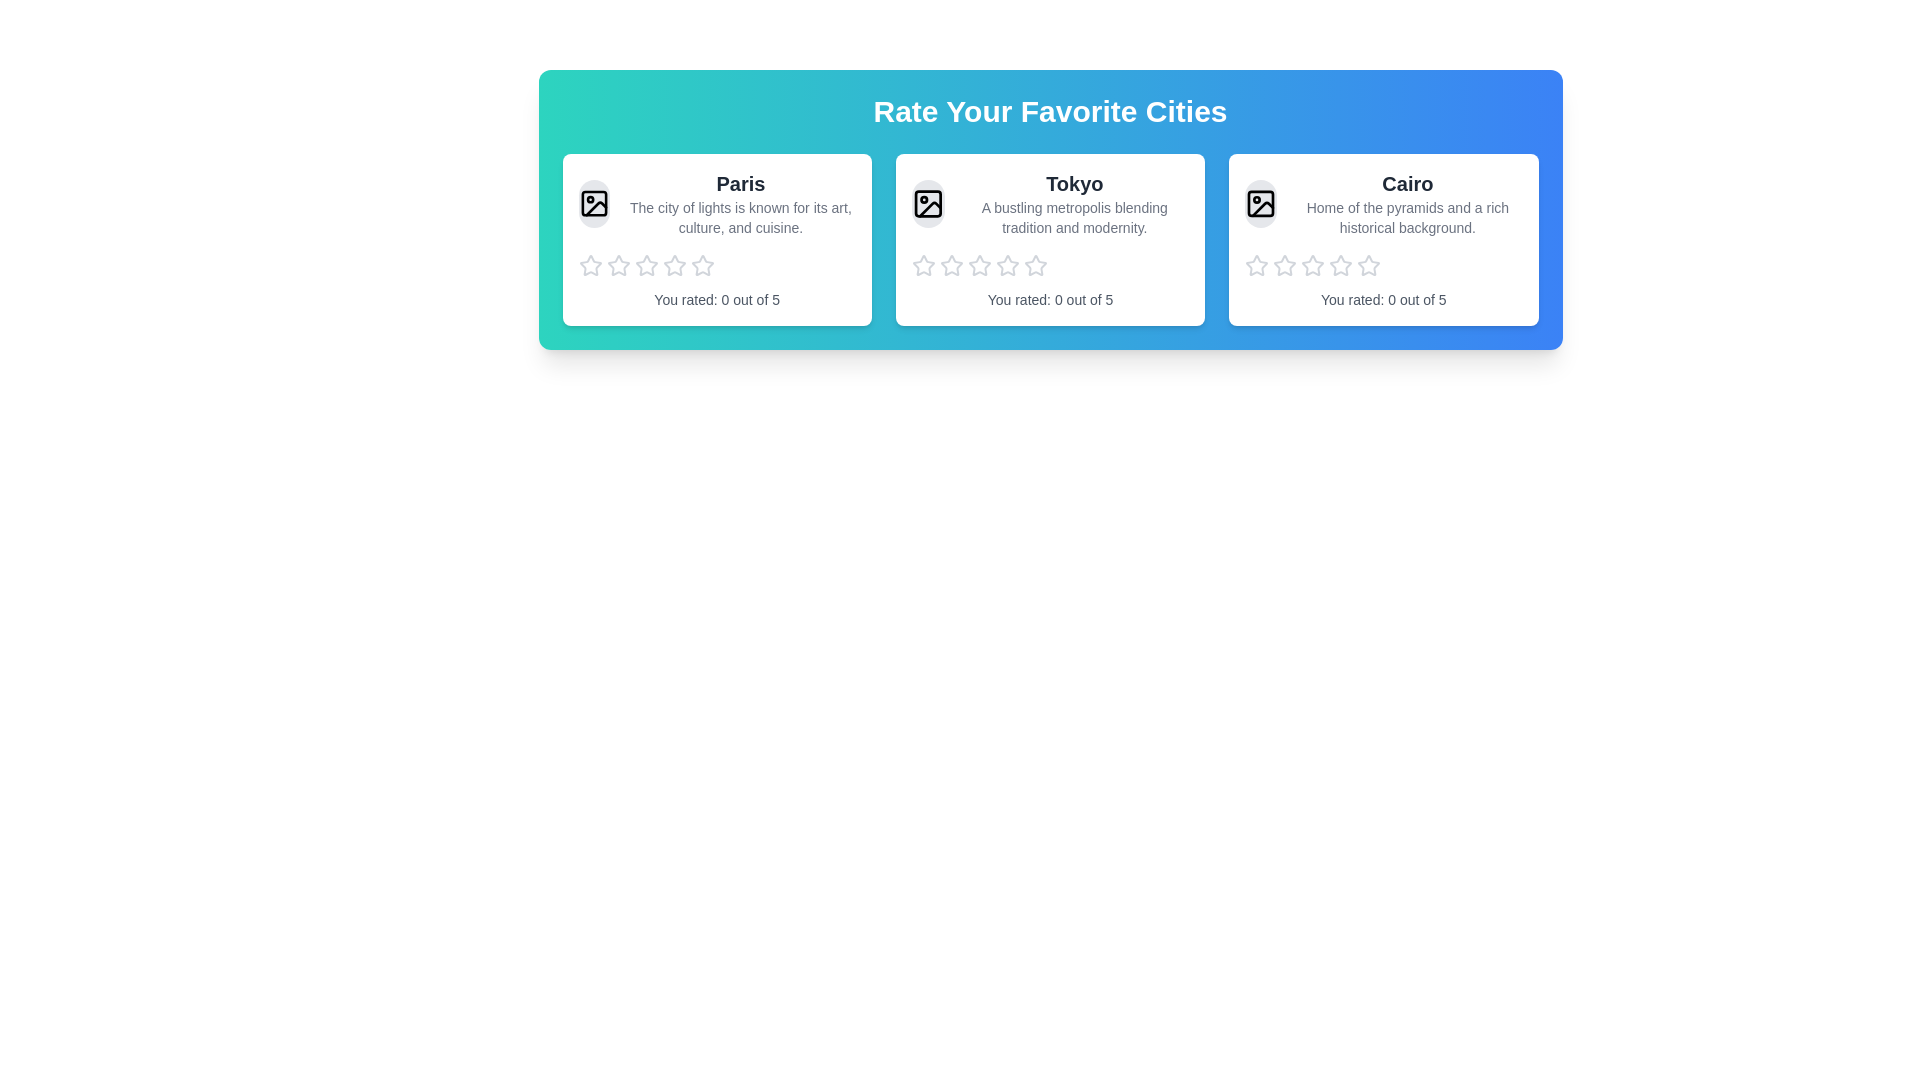 This screenshot has width=1920, height=1080. I want to click on the circular icon representing an image placeholder with a light gray background and a picture frame illustration, located at the top left corner of the 'Paris' card under the 'Rate Your Favorite Cities' header, so click(593, 204).